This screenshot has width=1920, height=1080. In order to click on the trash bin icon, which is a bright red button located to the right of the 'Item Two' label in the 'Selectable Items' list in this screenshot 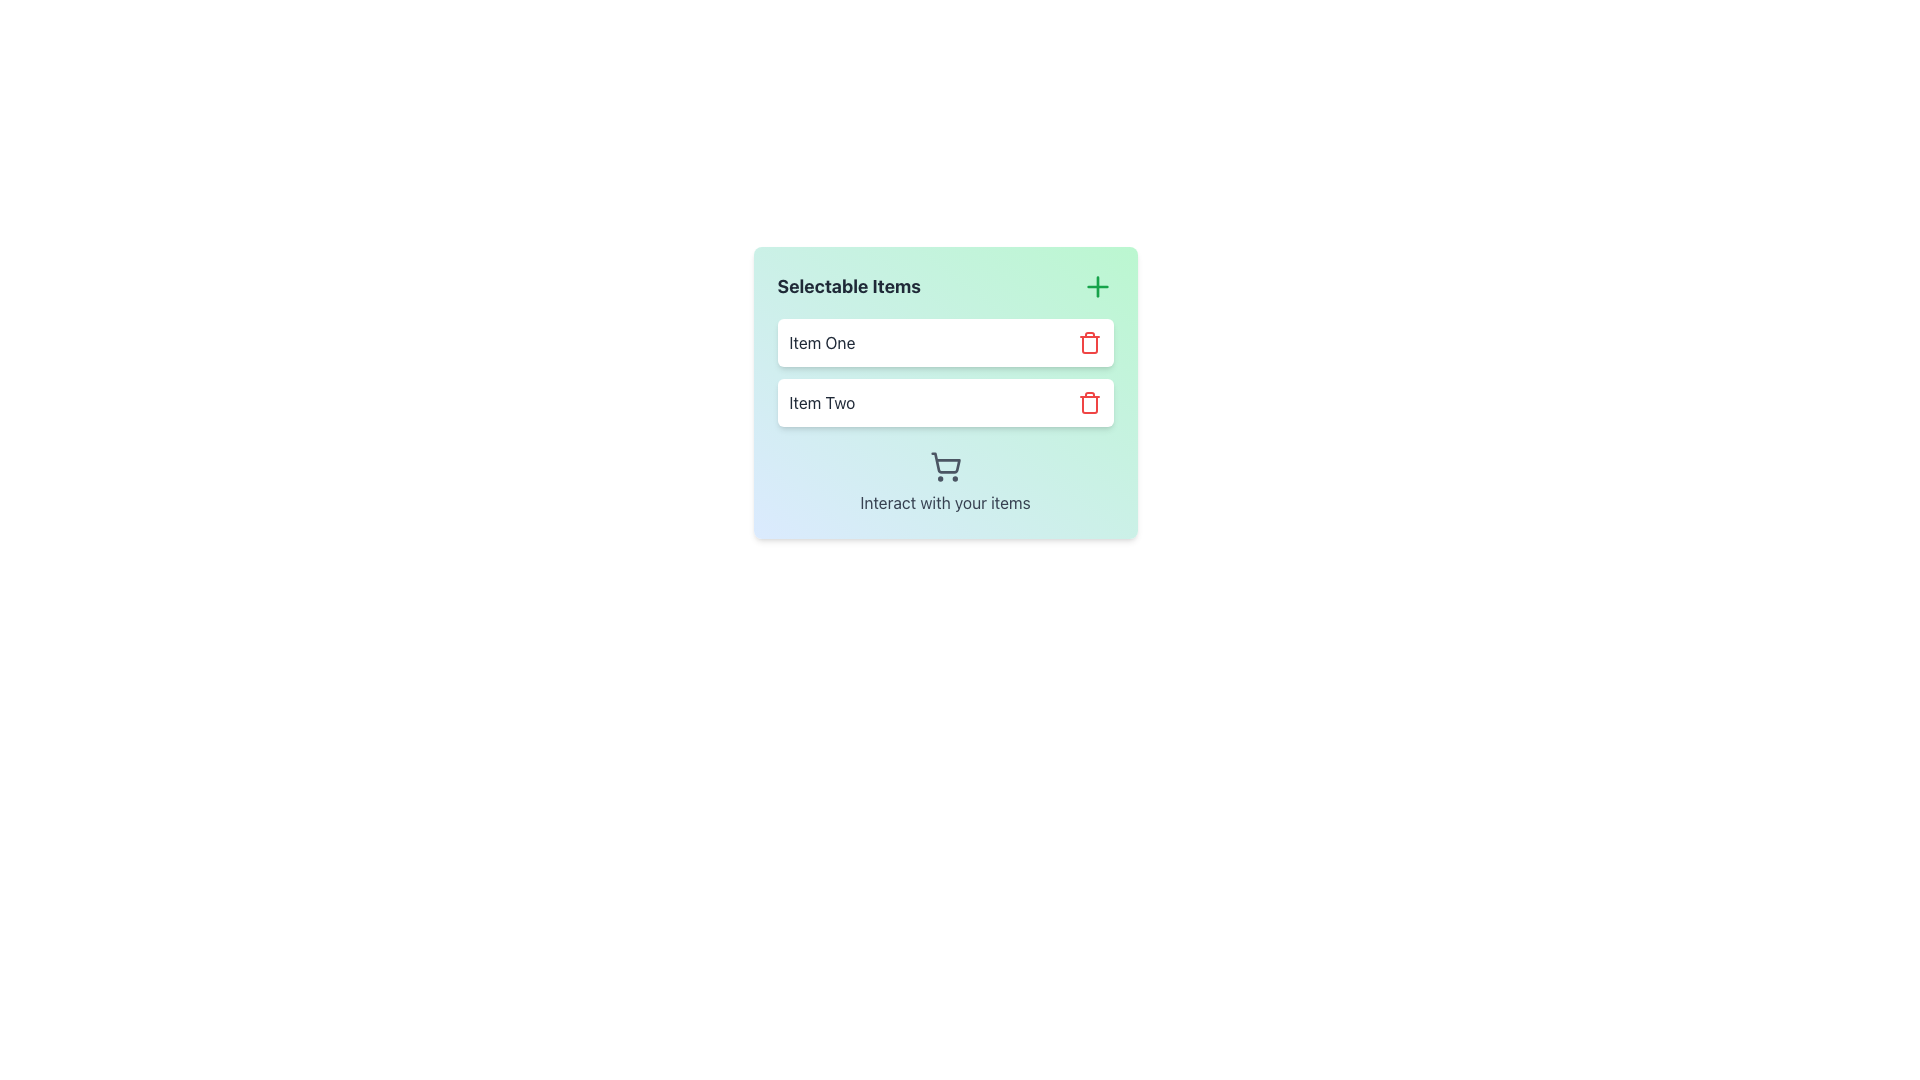, I will do `click(1088, 402)`.